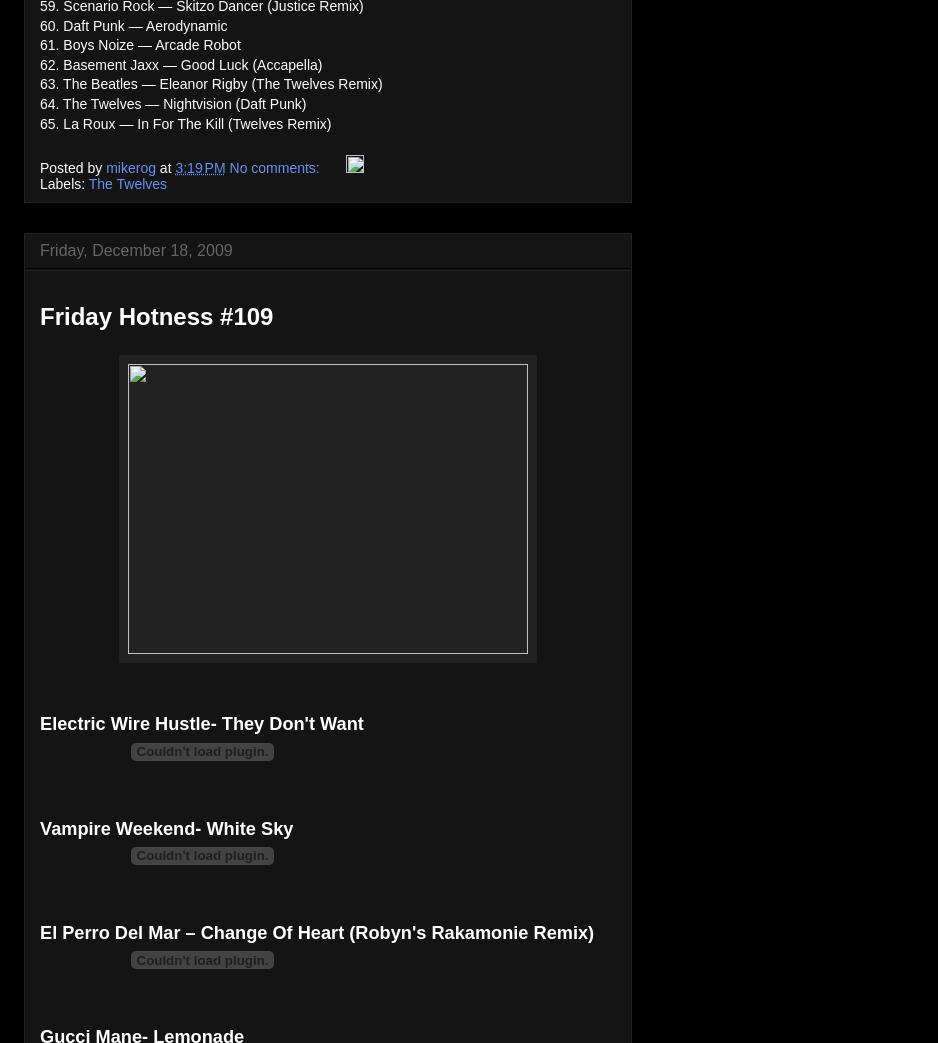 The width and height of the screenshot is (938, 1043). What do you see at coordinates (72, 167) in the screenshot?
I see `'Posted by'` at bounding box center [72, 167].